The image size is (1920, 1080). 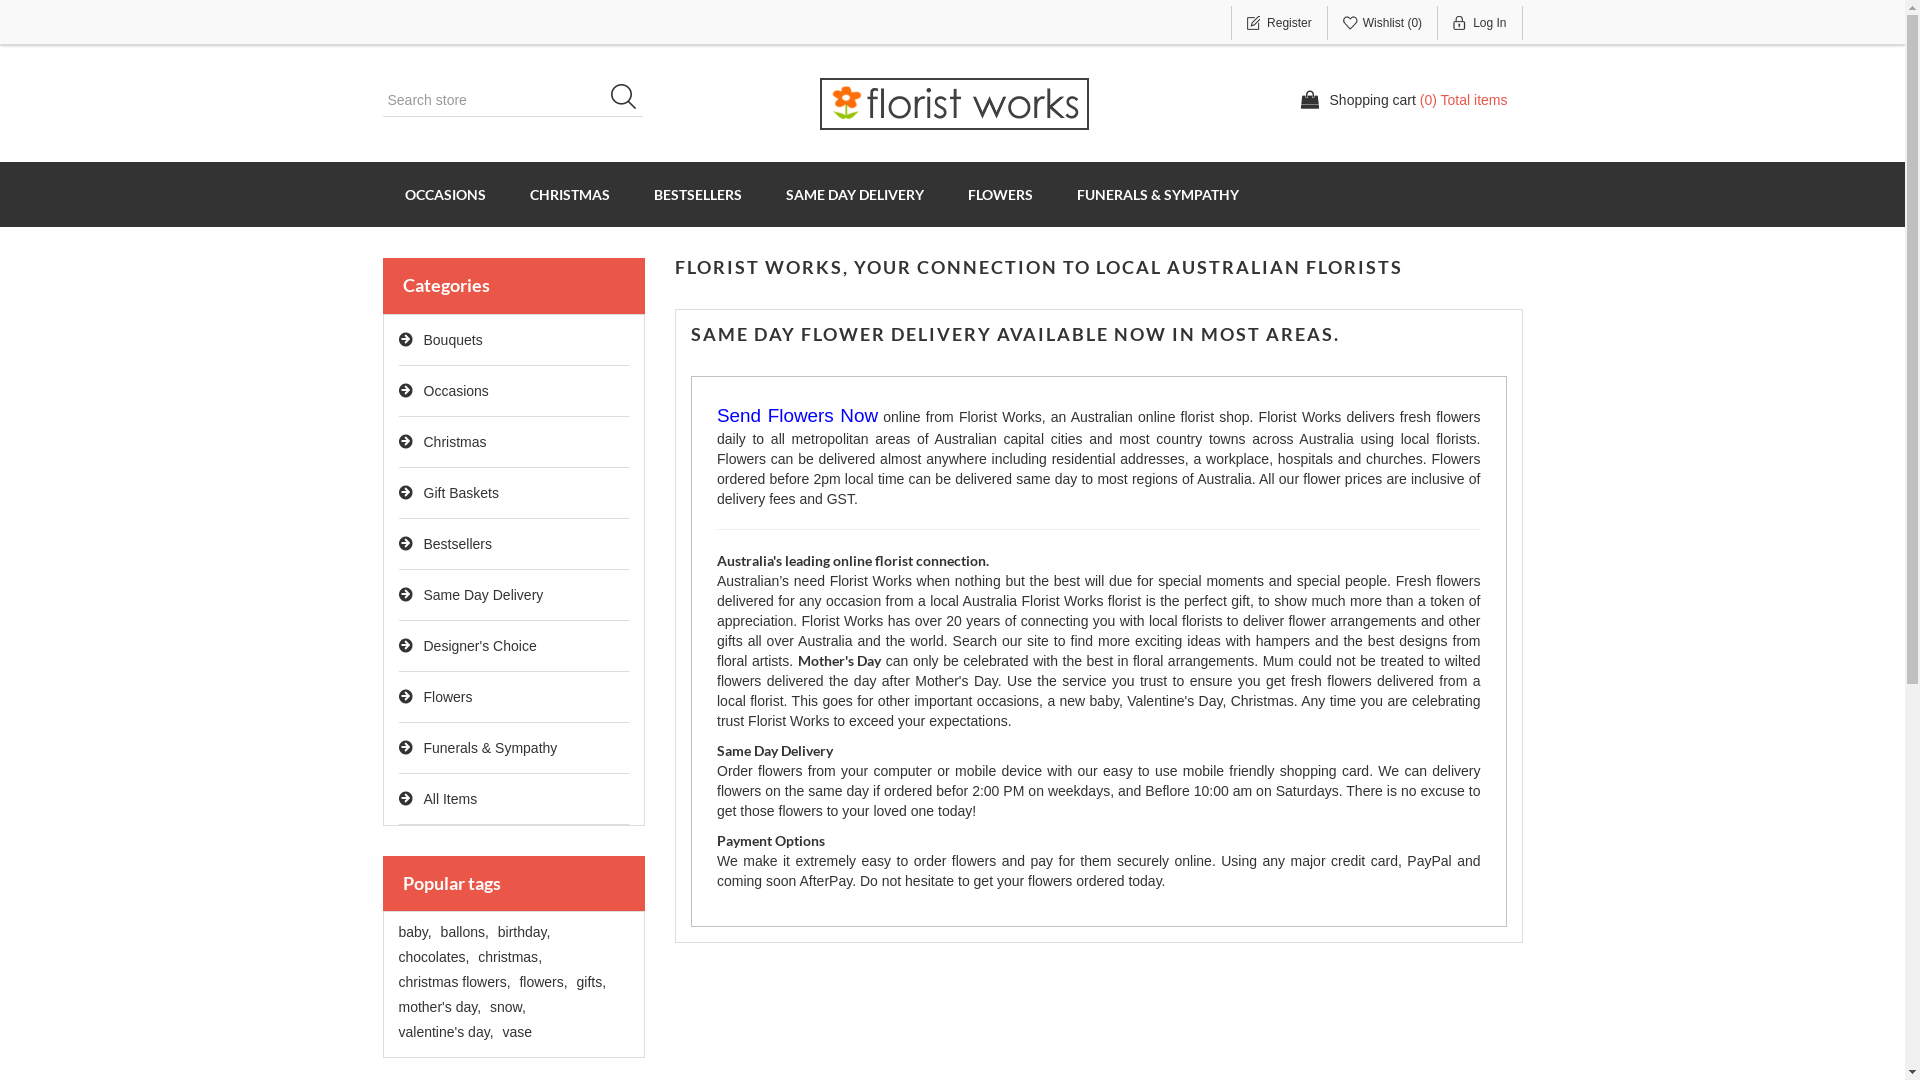 What do you see at coordinates (398, 955) in the screenshot?
I see `'chocolates,'` at bounding box center [398, 955].